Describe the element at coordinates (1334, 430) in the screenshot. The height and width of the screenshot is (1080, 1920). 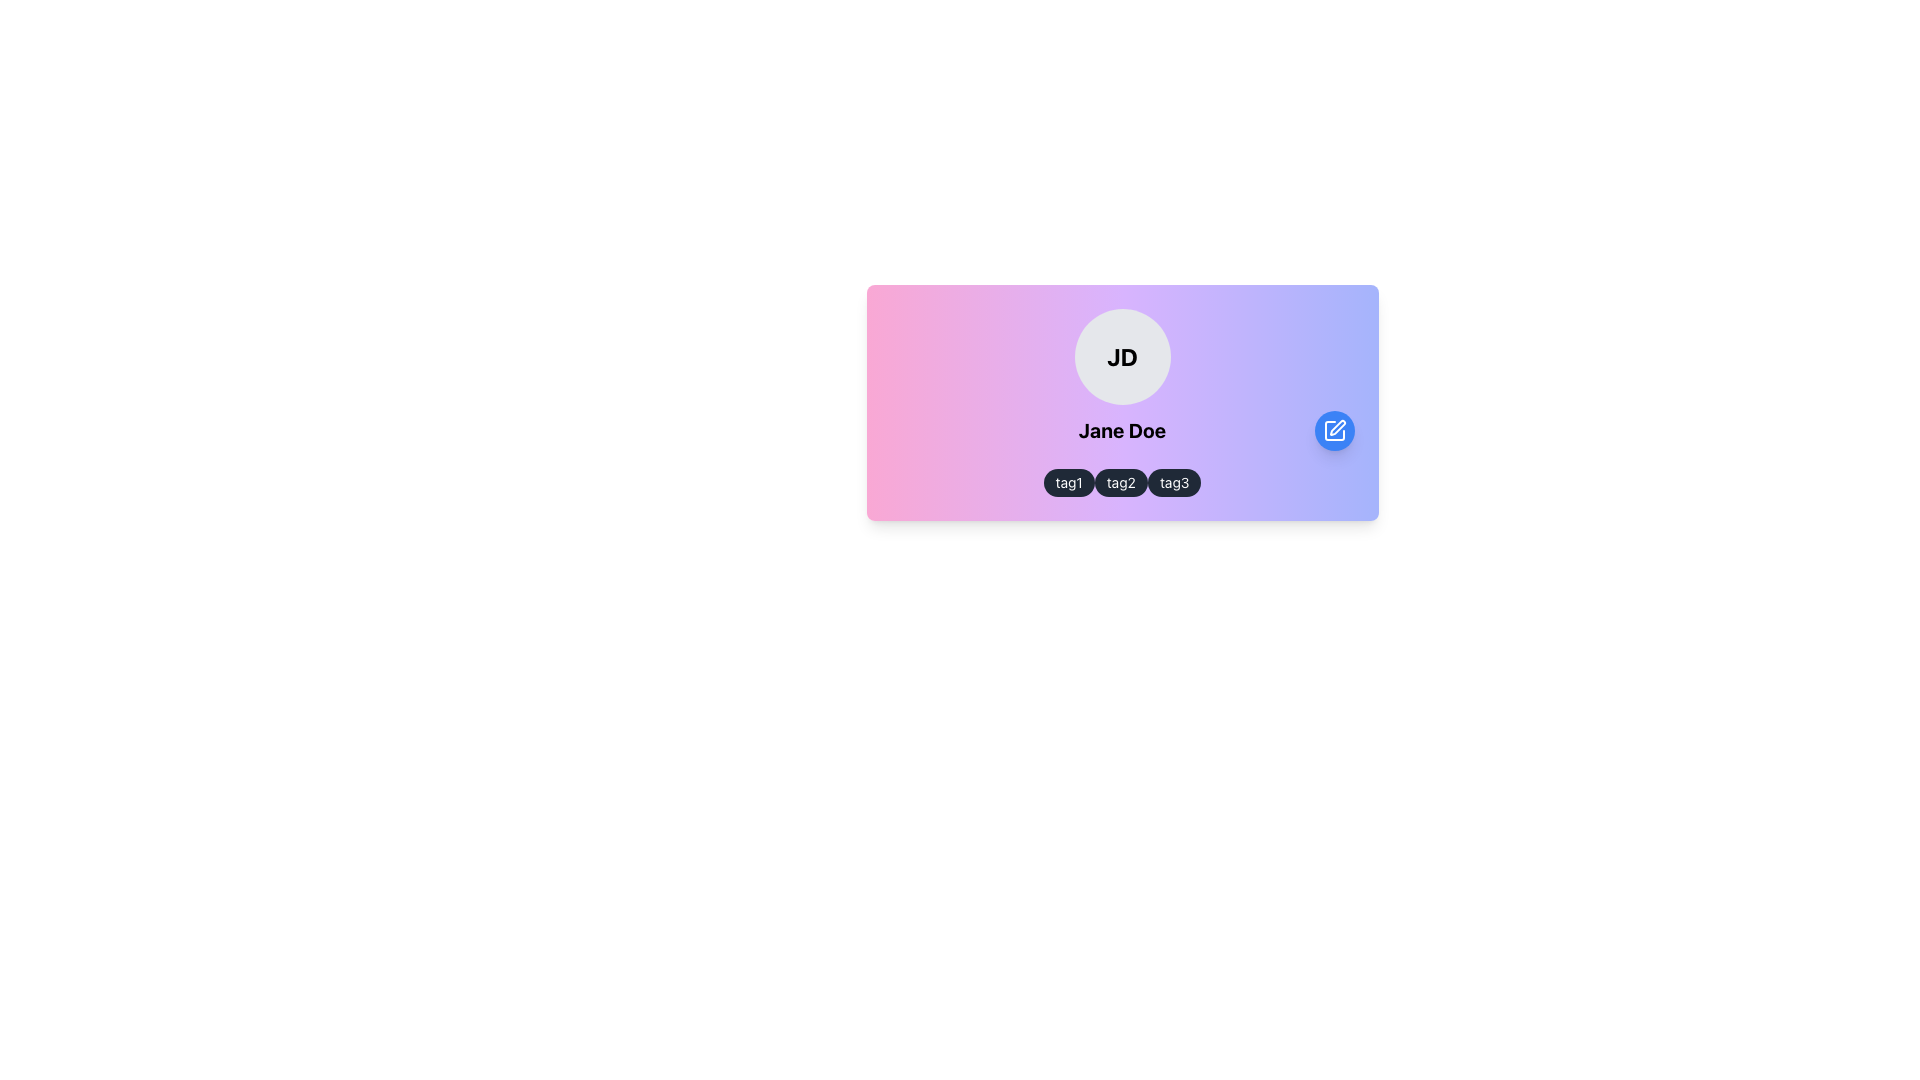
I see `the edit icon located in the blue circular button at the top-right corner of the card layout` at that location.